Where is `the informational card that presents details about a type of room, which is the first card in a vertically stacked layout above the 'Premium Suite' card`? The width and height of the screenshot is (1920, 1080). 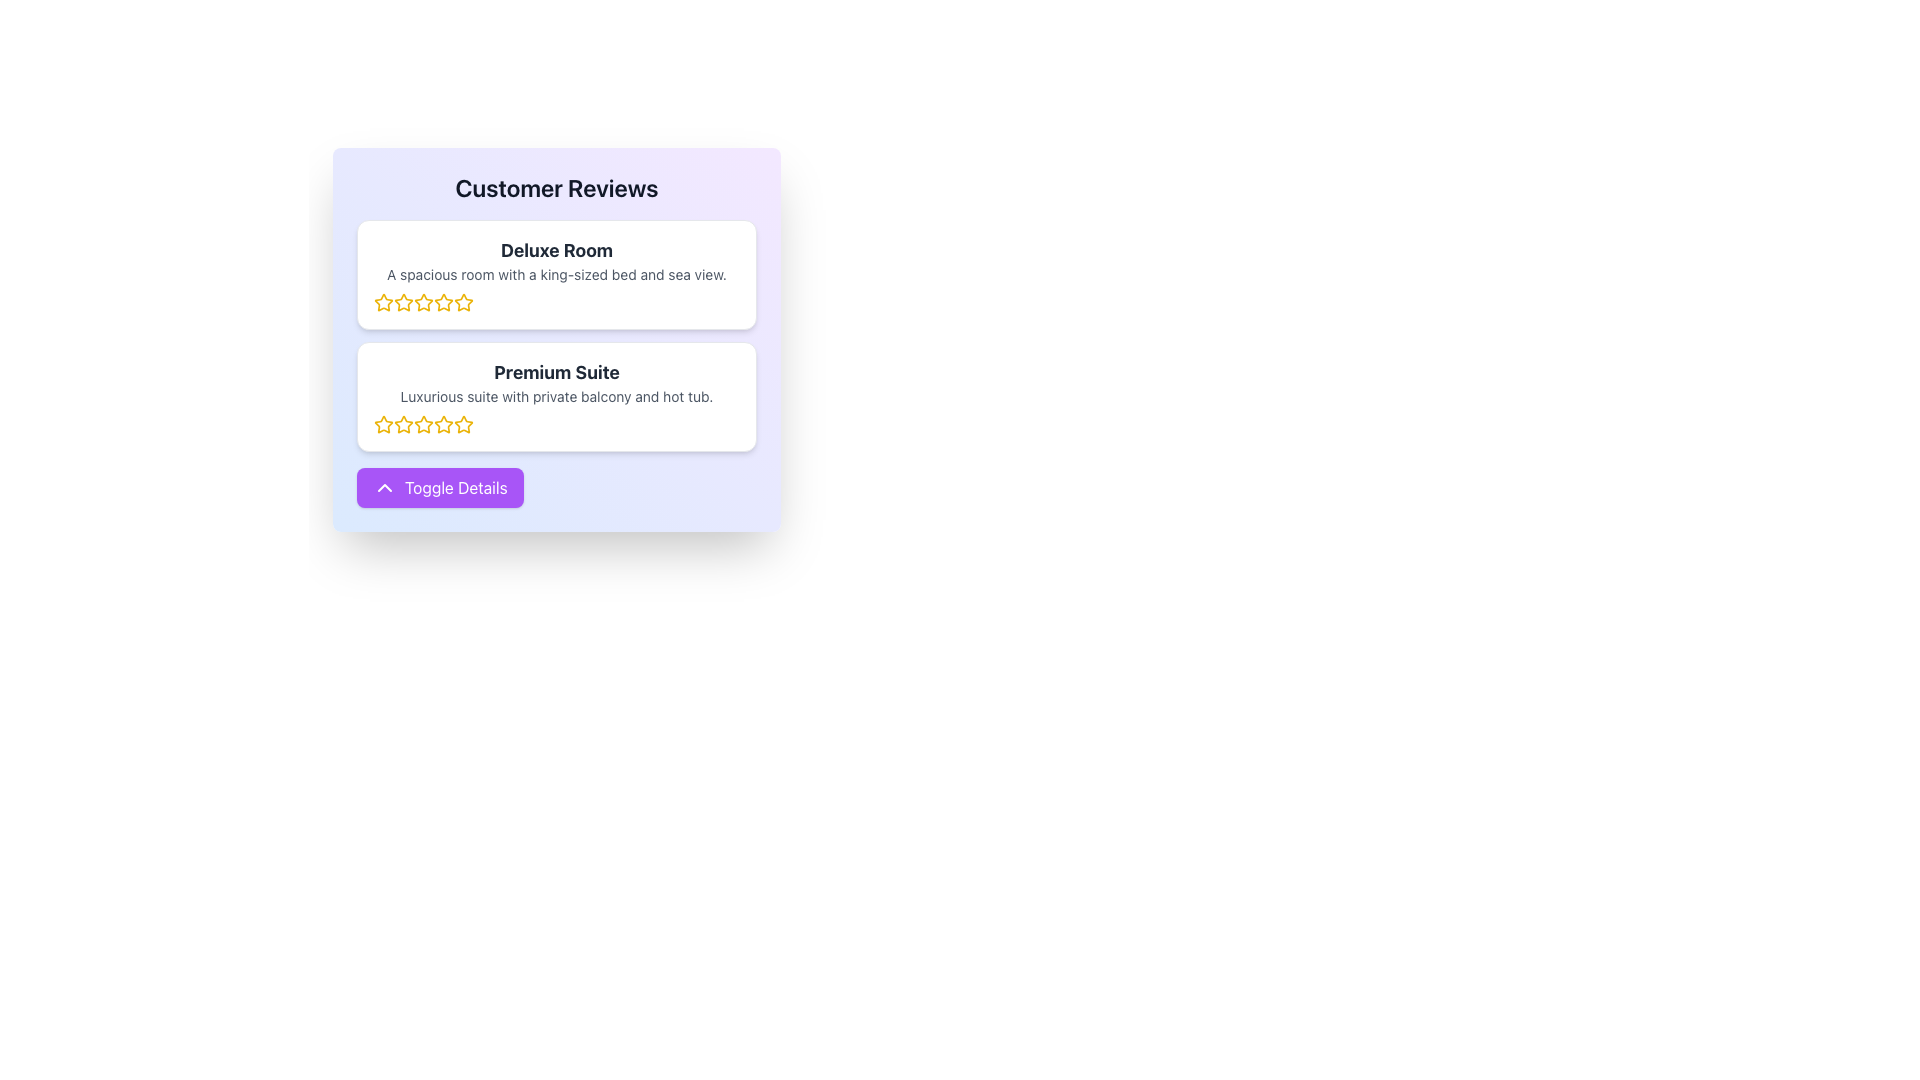 the informational card that presents details about a type of room, which is the first card in a vertically stacked layout above the 'Premium Suite' card is located at coordinates (556, 274).